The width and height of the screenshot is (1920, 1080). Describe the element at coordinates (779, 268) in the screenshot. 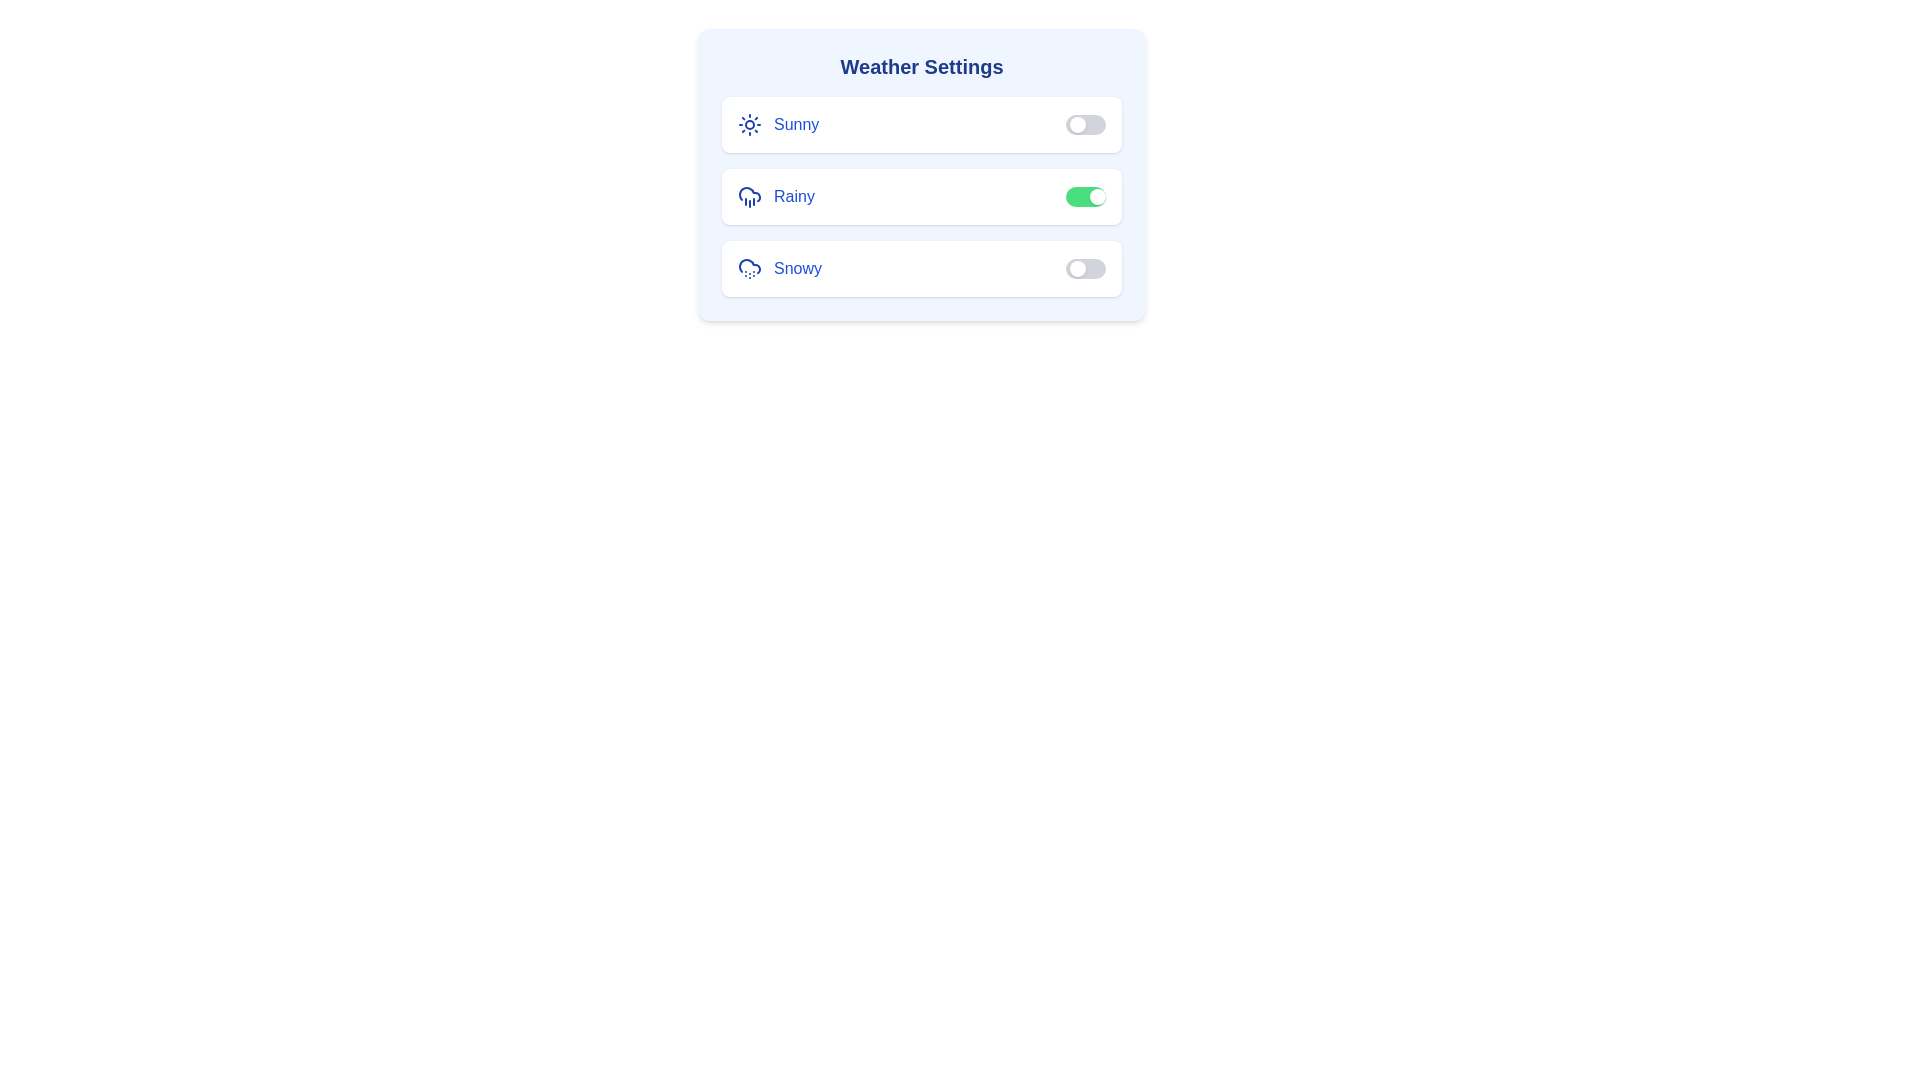

I see `the 'Snowy' weather condition label located in the third row of the weather options within the 'Weather Settings' card, positioned to the left of the toggle switch` at that location.